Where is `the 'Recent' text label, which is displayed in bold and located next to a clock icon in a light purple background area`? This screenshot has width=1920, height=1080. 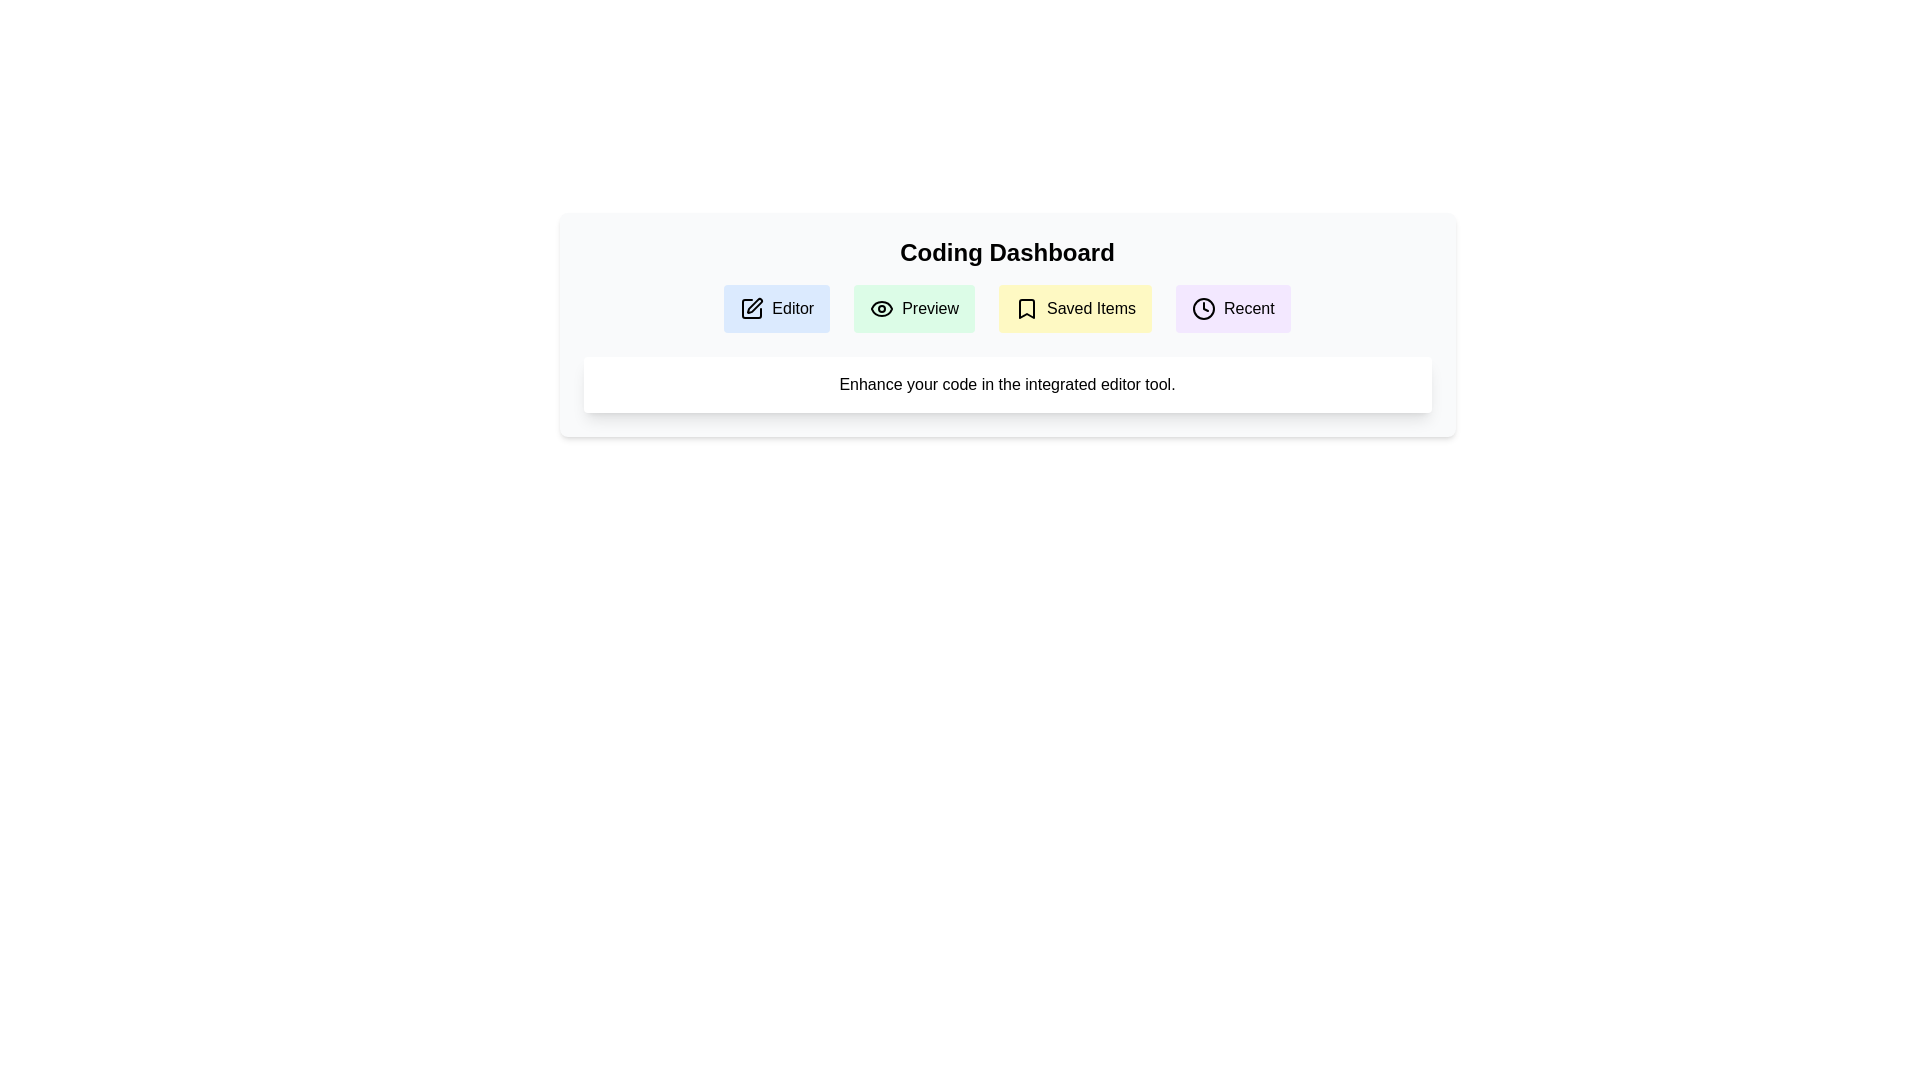 the 'Recent' text label, which is displayed in bold and located next to a clock icon in a light purple background area is located at coordinates (1248, 308).